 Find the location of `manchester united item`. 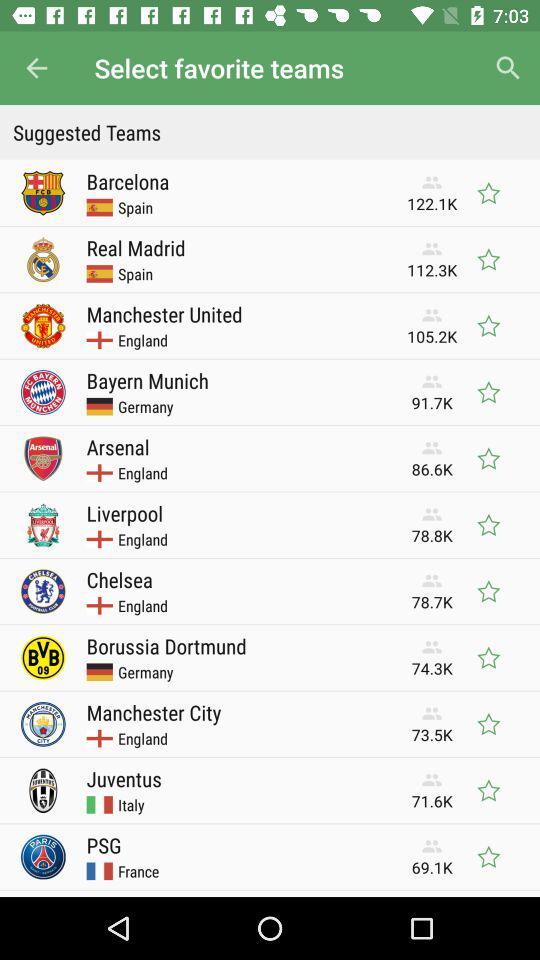

manchester united item is located at coordinates (163, 314).